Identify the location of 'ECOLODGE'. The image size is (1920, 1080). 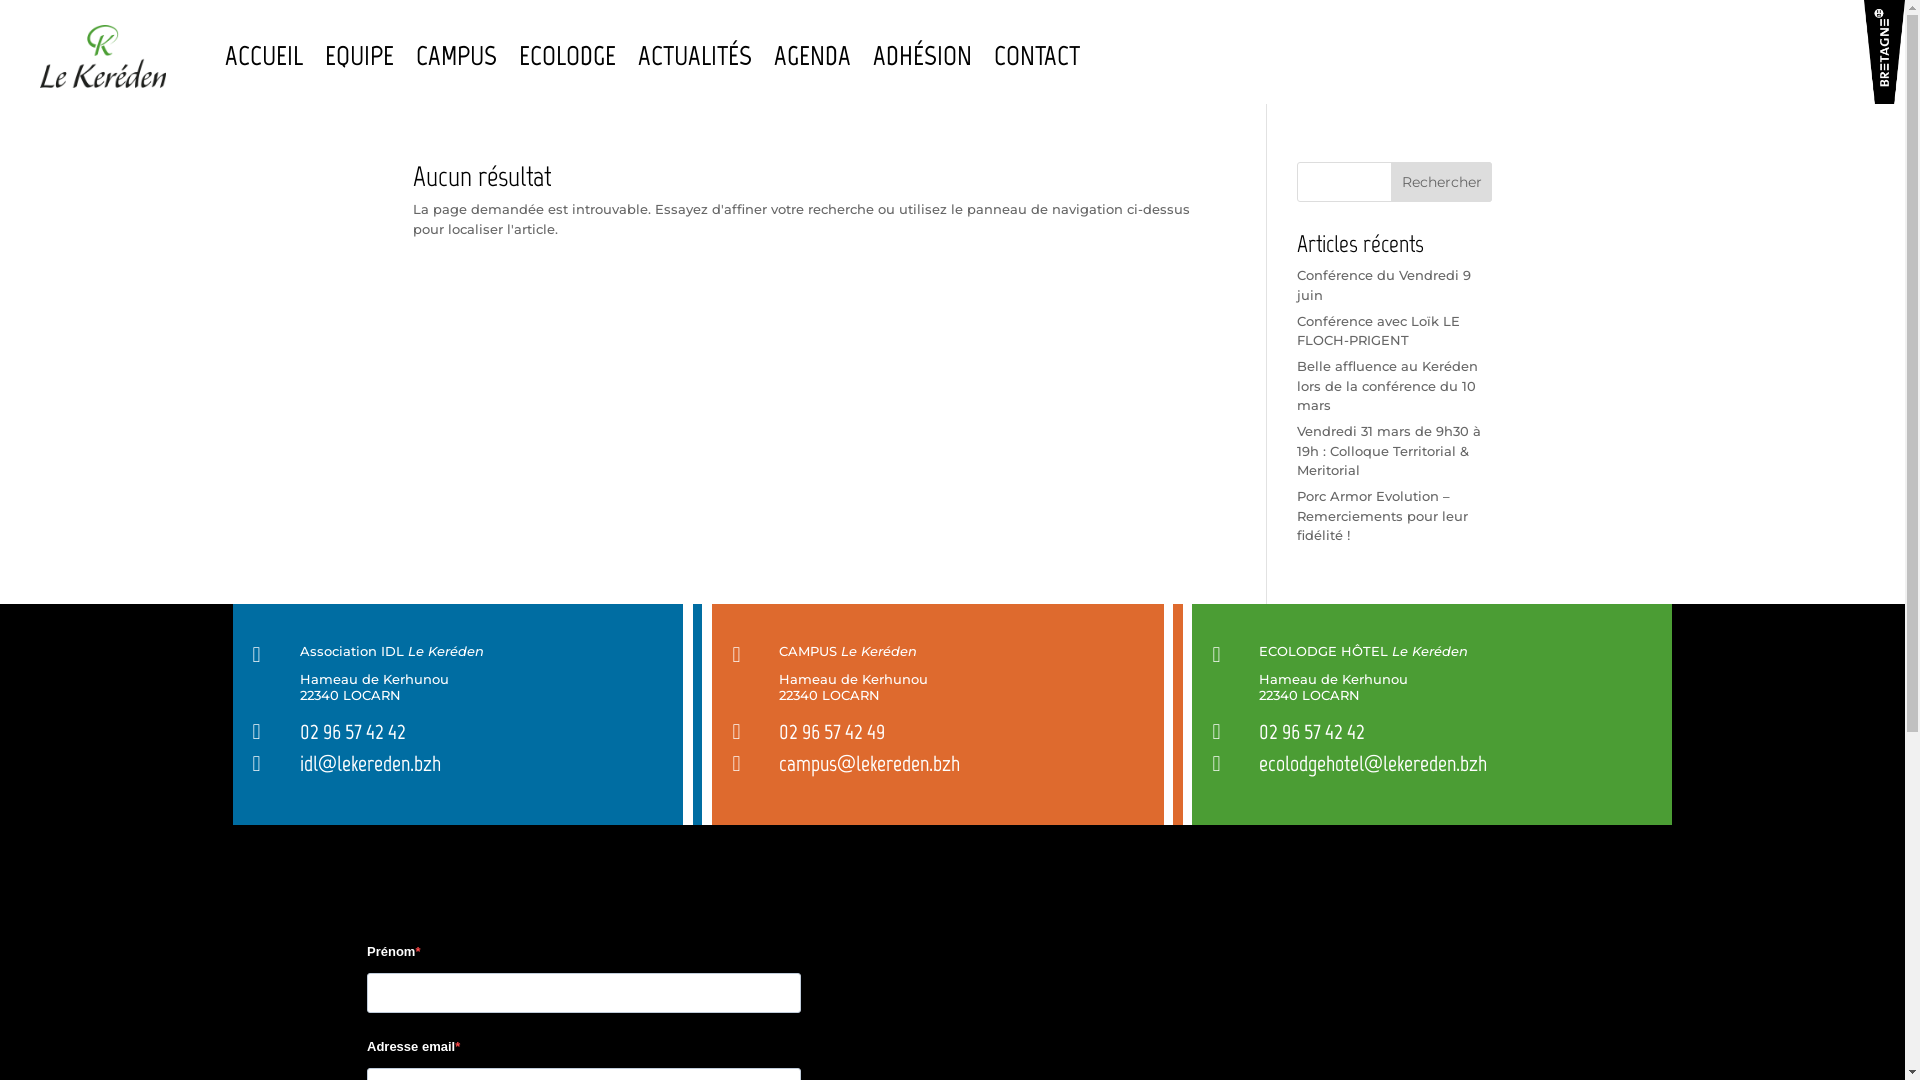
(566, 55).